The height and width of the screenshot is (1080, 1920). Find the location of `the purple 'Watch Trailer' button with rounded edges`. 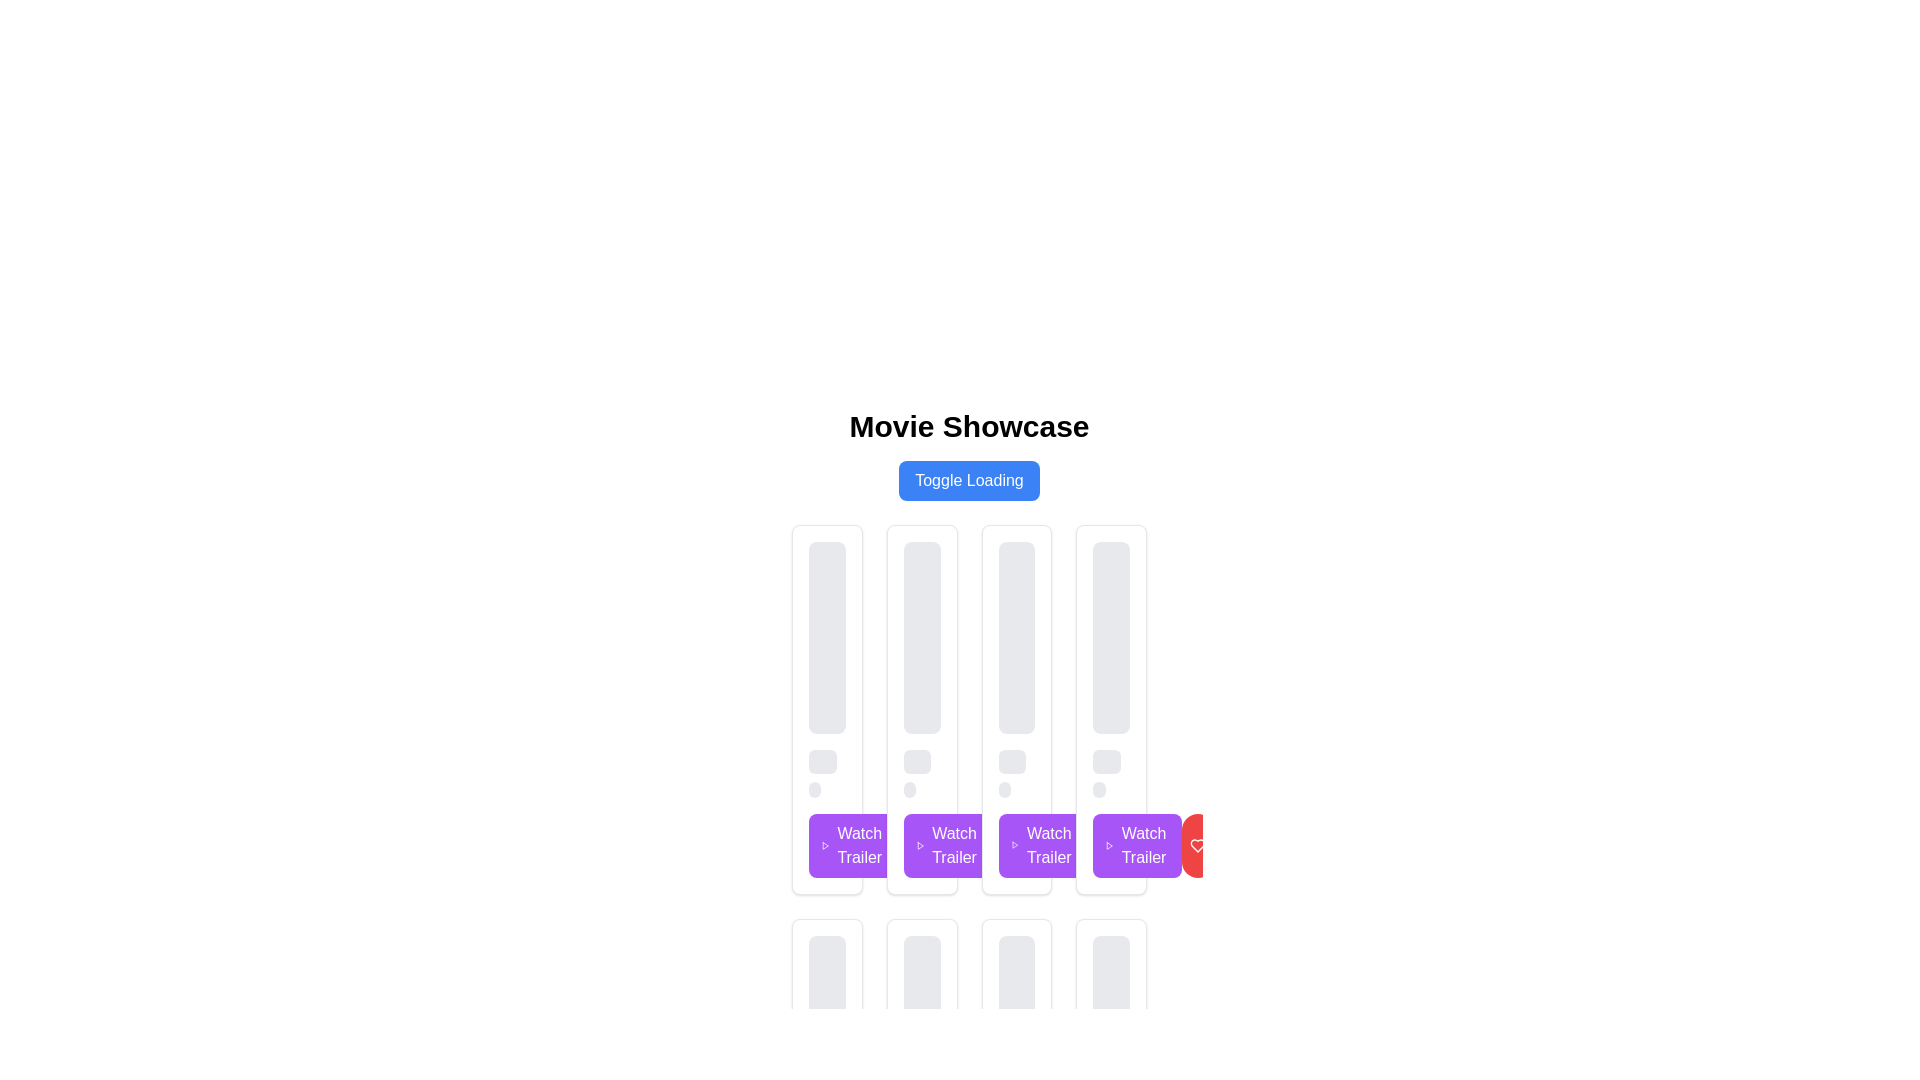

the purple 'Watch Trailer' button with rounded edges is located at coordinates (1137, 845).